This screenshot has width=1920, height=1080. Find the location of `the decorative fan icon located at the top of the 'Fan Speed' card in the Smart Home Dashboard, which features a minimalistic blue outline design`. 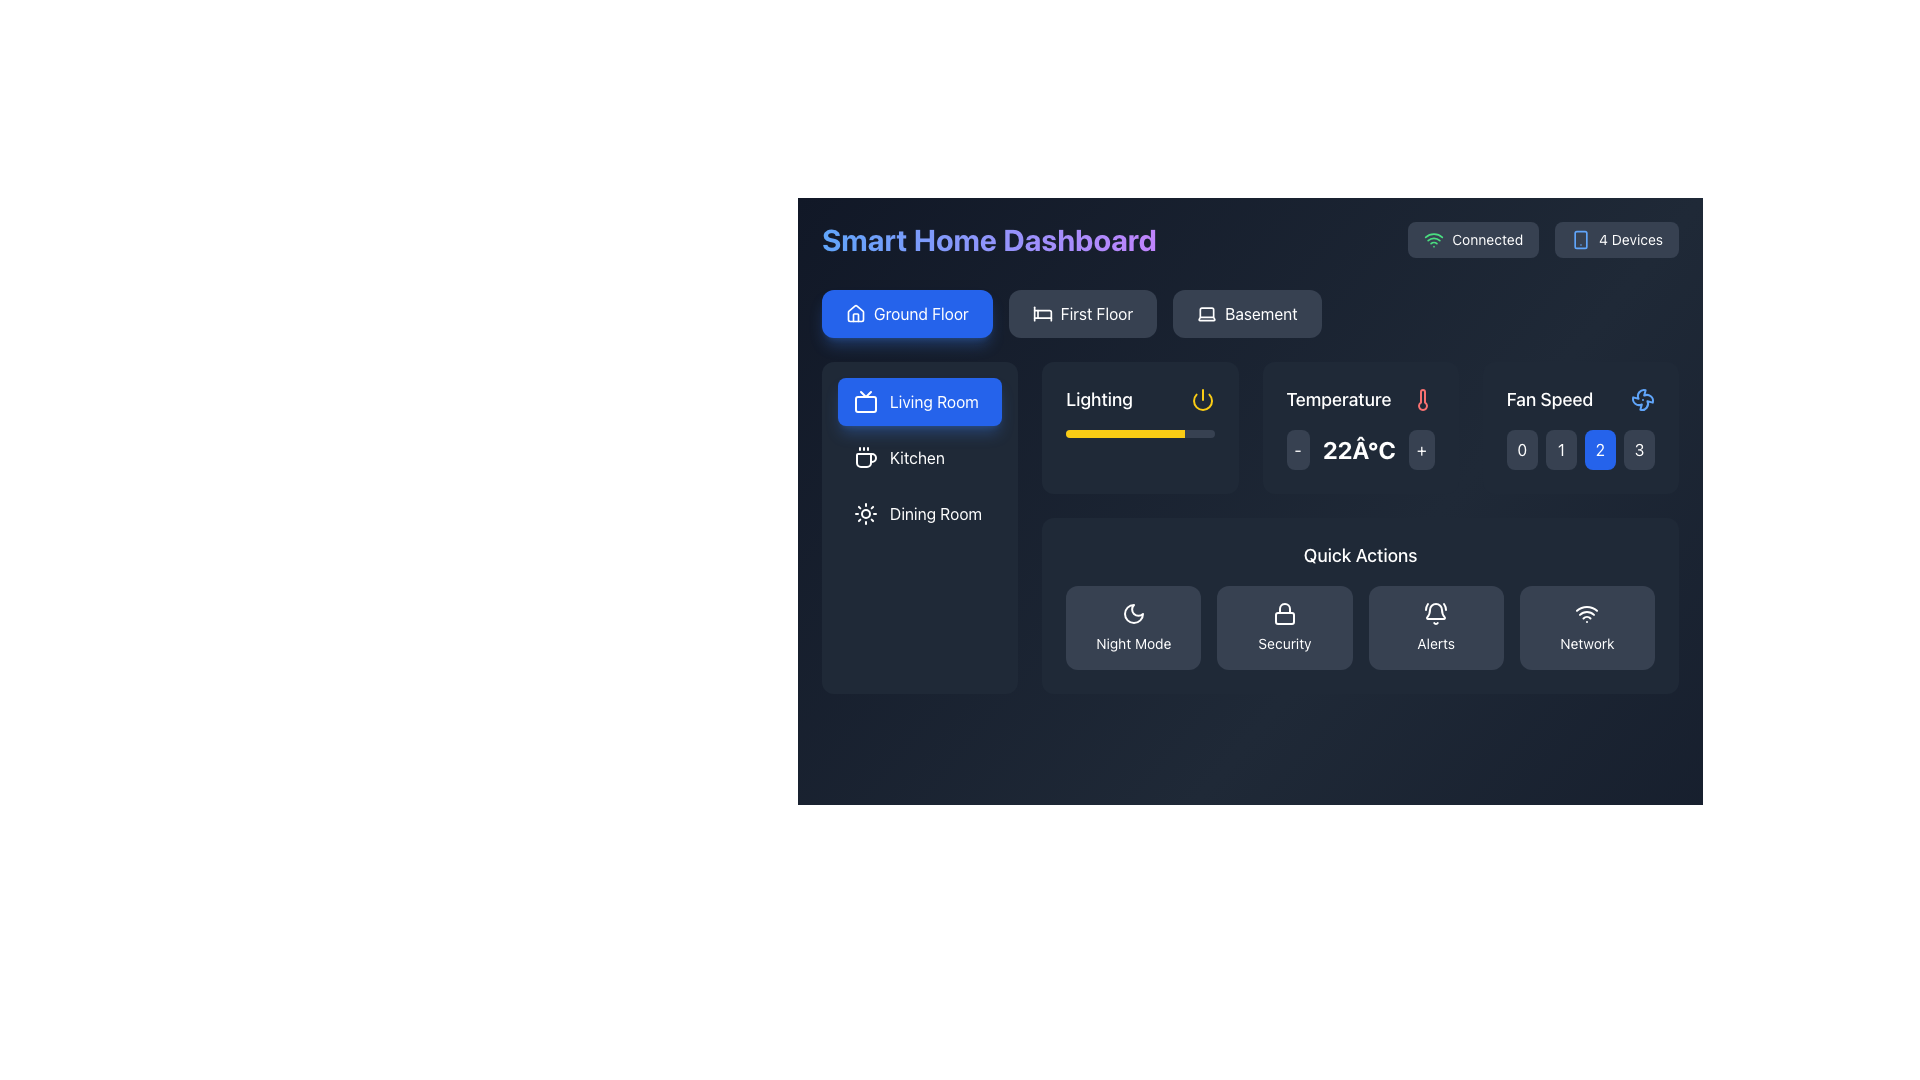

the decorative fan icon located at the top of the 'Fan Speed' card in the Smart Home Dashboard, which features a minimalistic blue outline design is located at coordinates (1642, 400).